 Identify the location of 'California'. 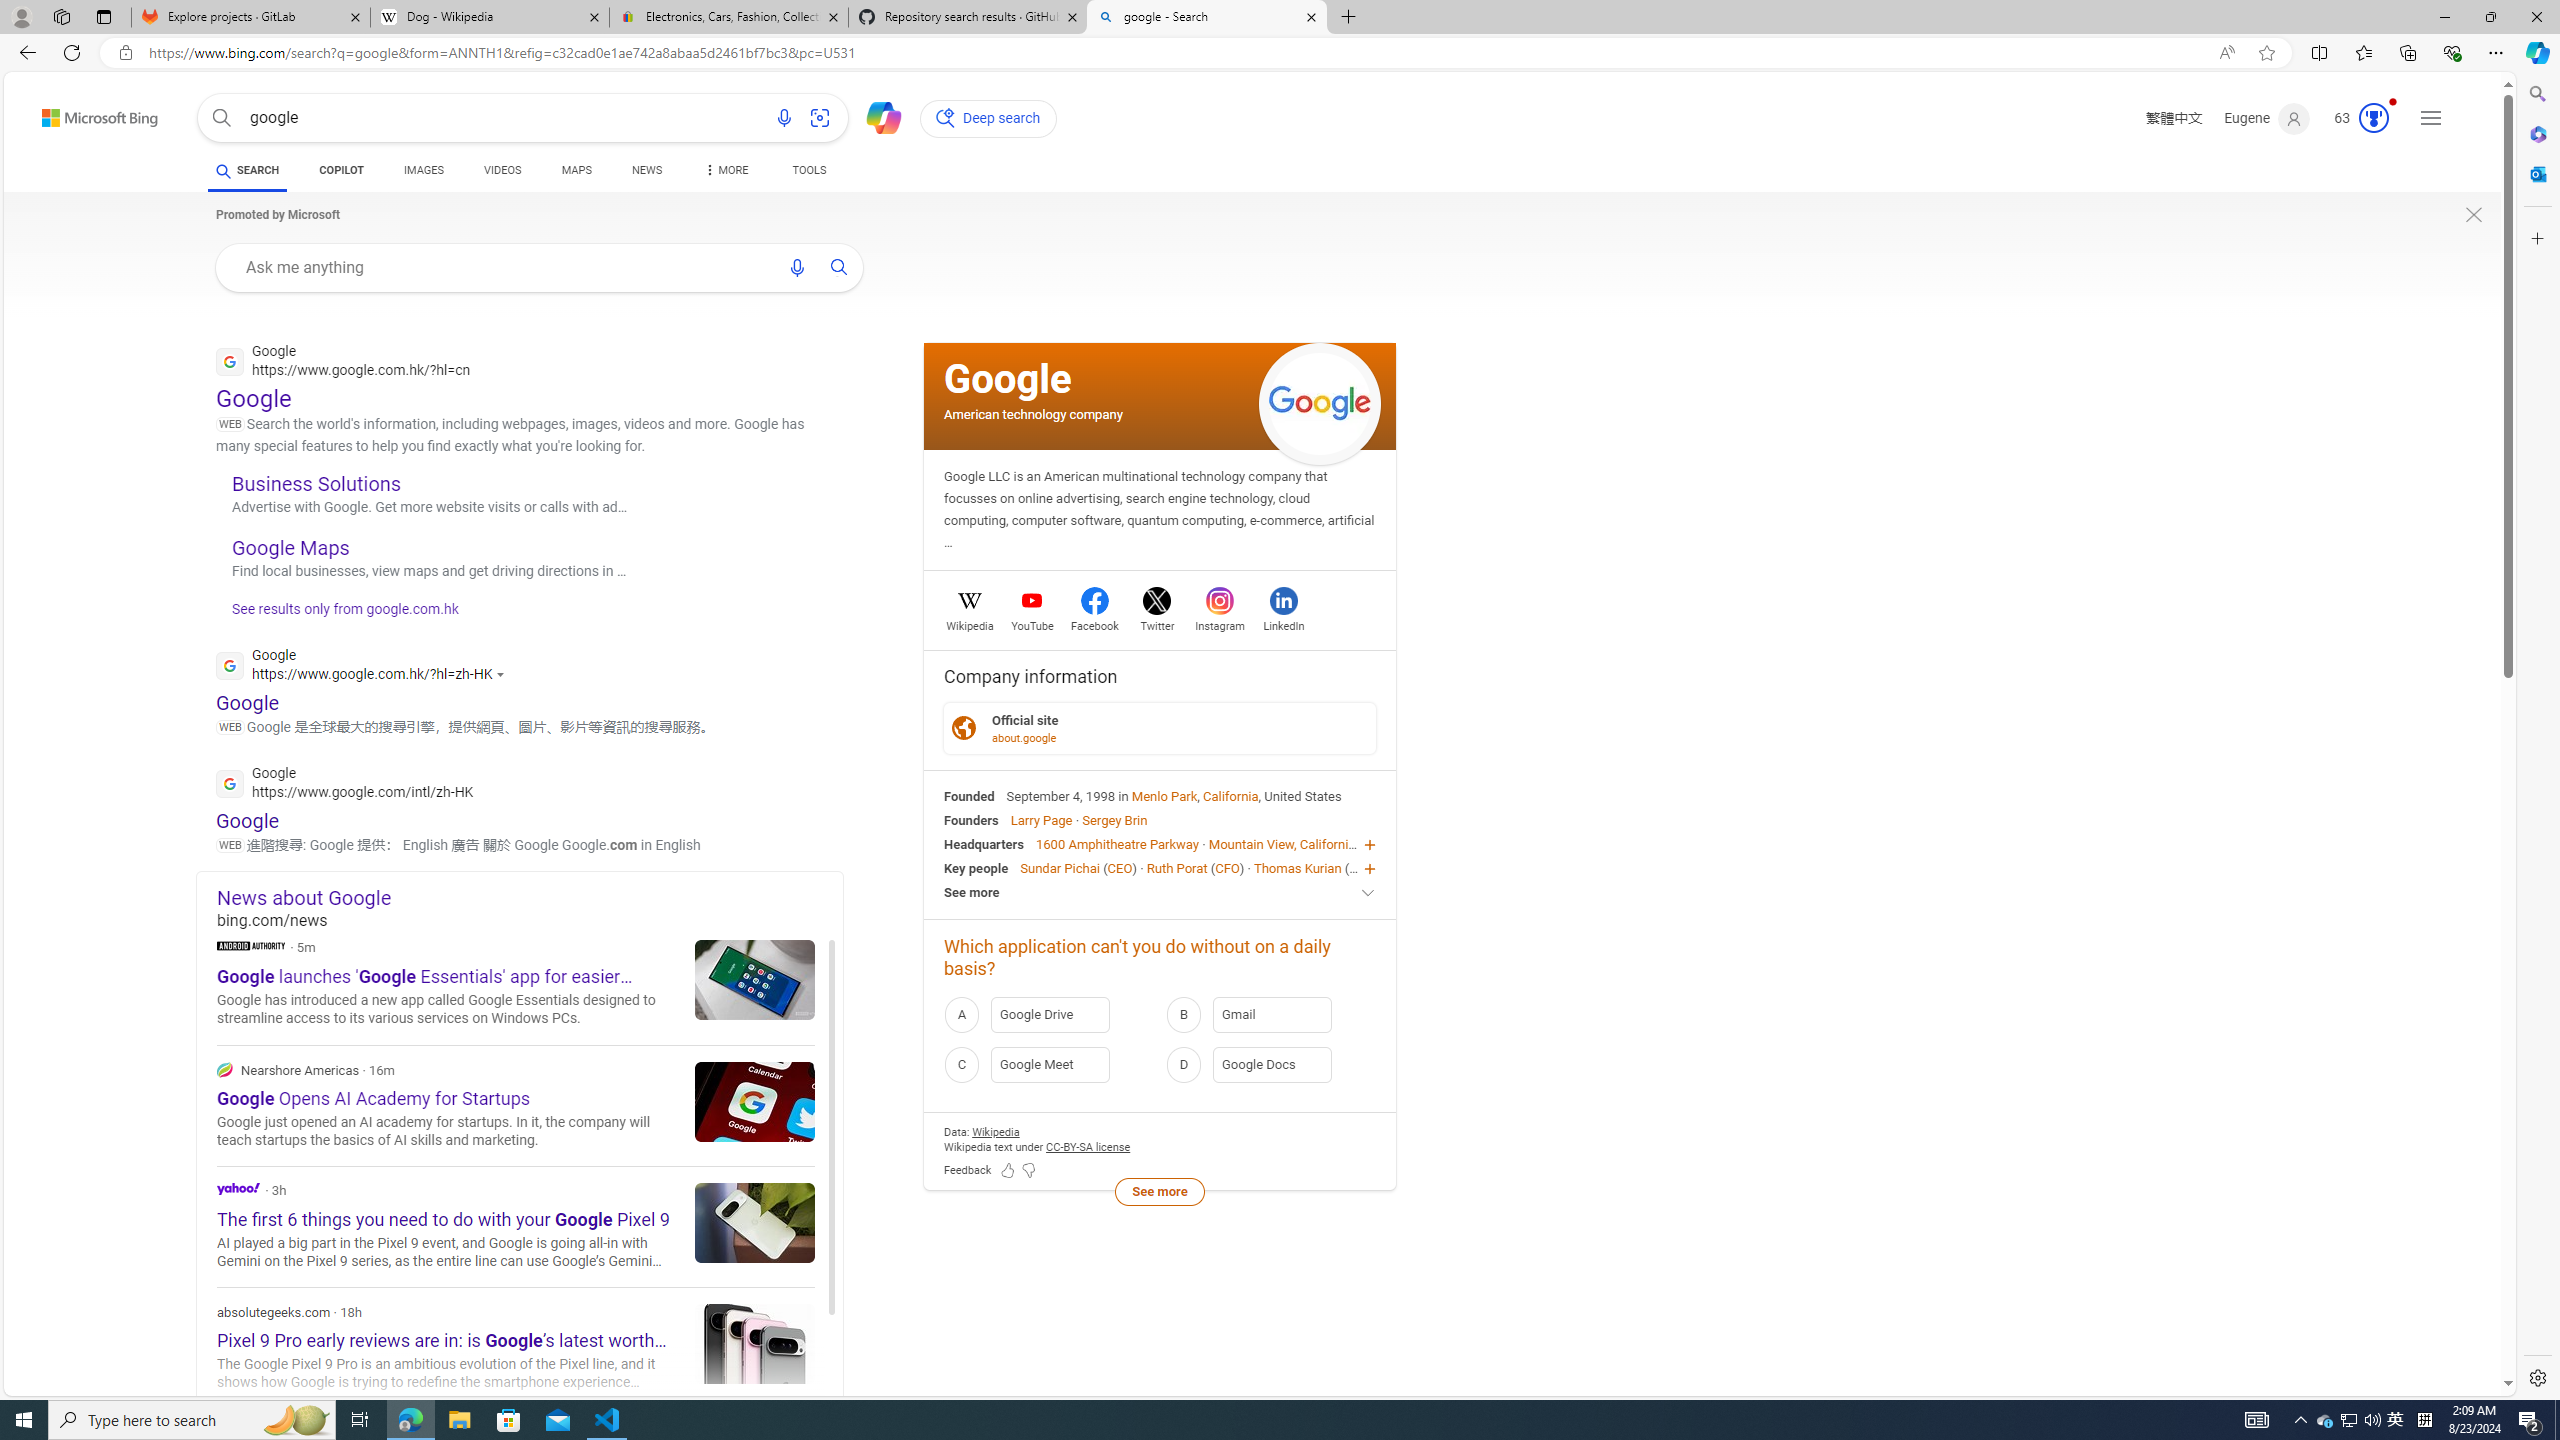
(1231, 794).